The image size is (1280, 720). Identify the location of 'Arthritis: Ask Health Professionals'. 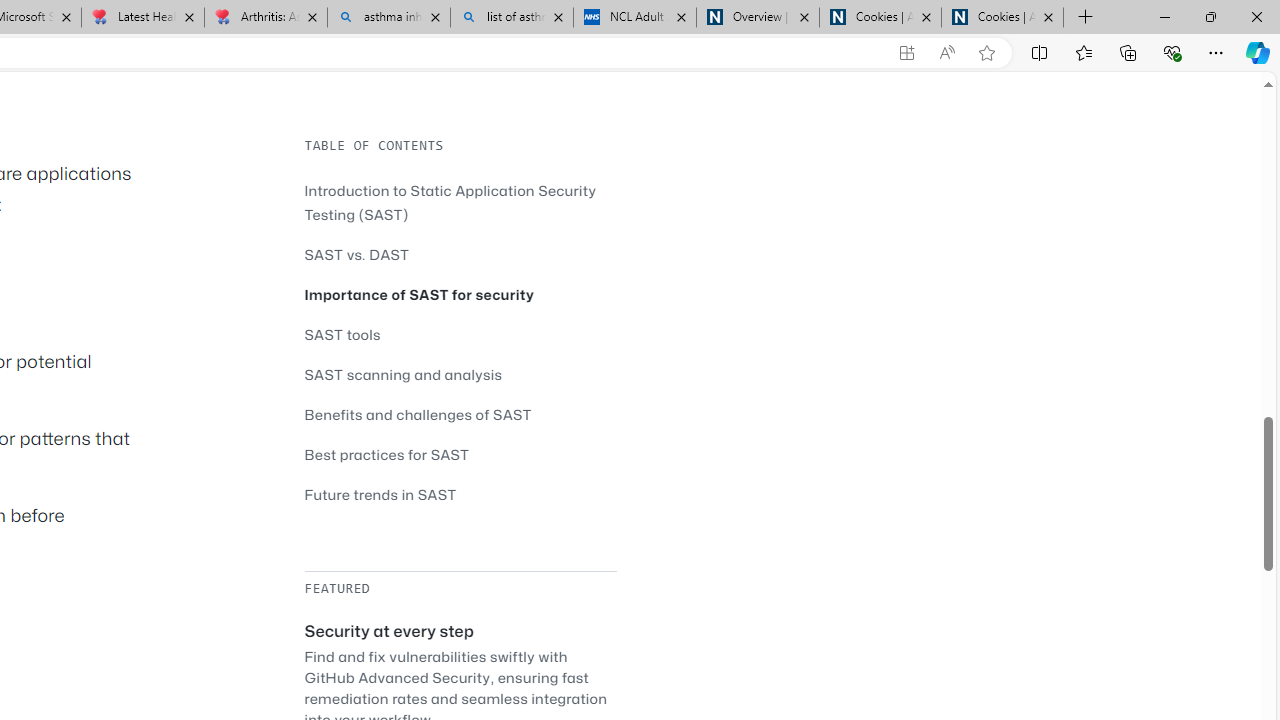
(264, 17).